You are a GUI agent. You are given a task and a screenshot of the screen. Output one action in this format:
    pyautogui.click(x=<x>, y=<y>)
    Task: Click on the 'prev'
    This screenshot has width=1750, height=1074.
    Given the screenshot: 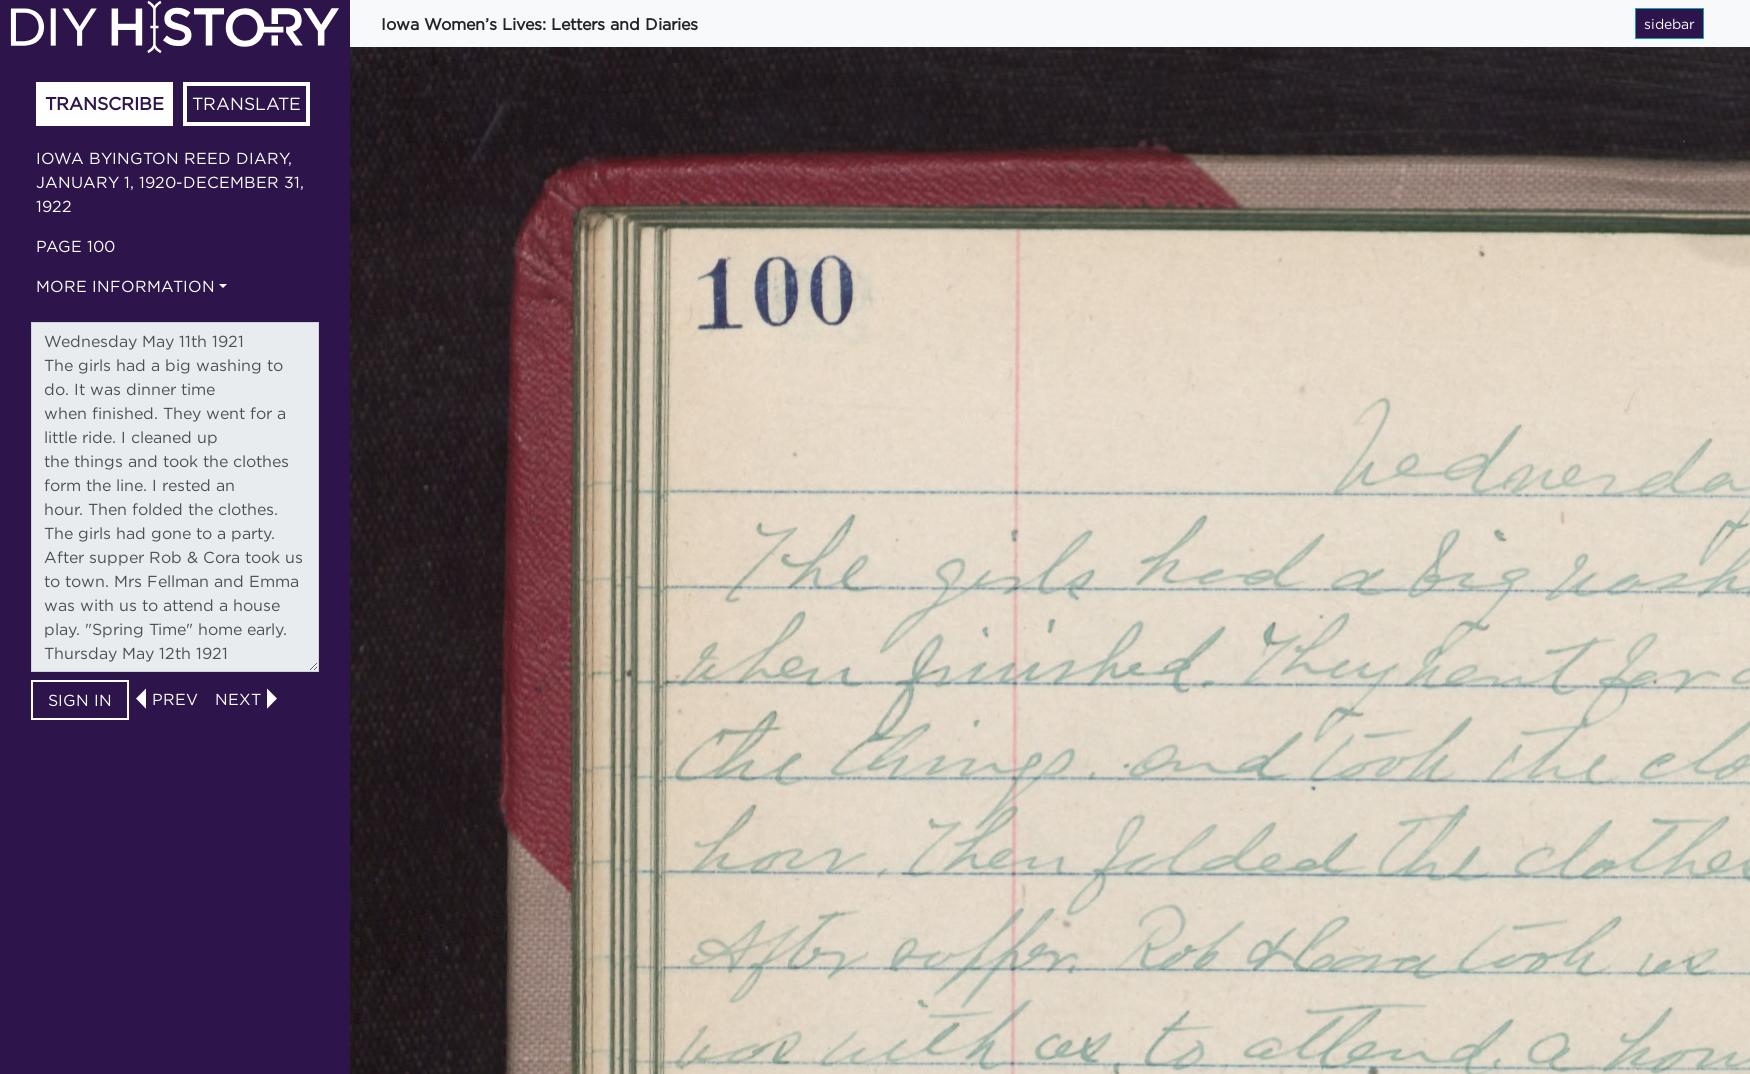 What is the action you would take?
    pyautogui.click(x=174, y=696)
    